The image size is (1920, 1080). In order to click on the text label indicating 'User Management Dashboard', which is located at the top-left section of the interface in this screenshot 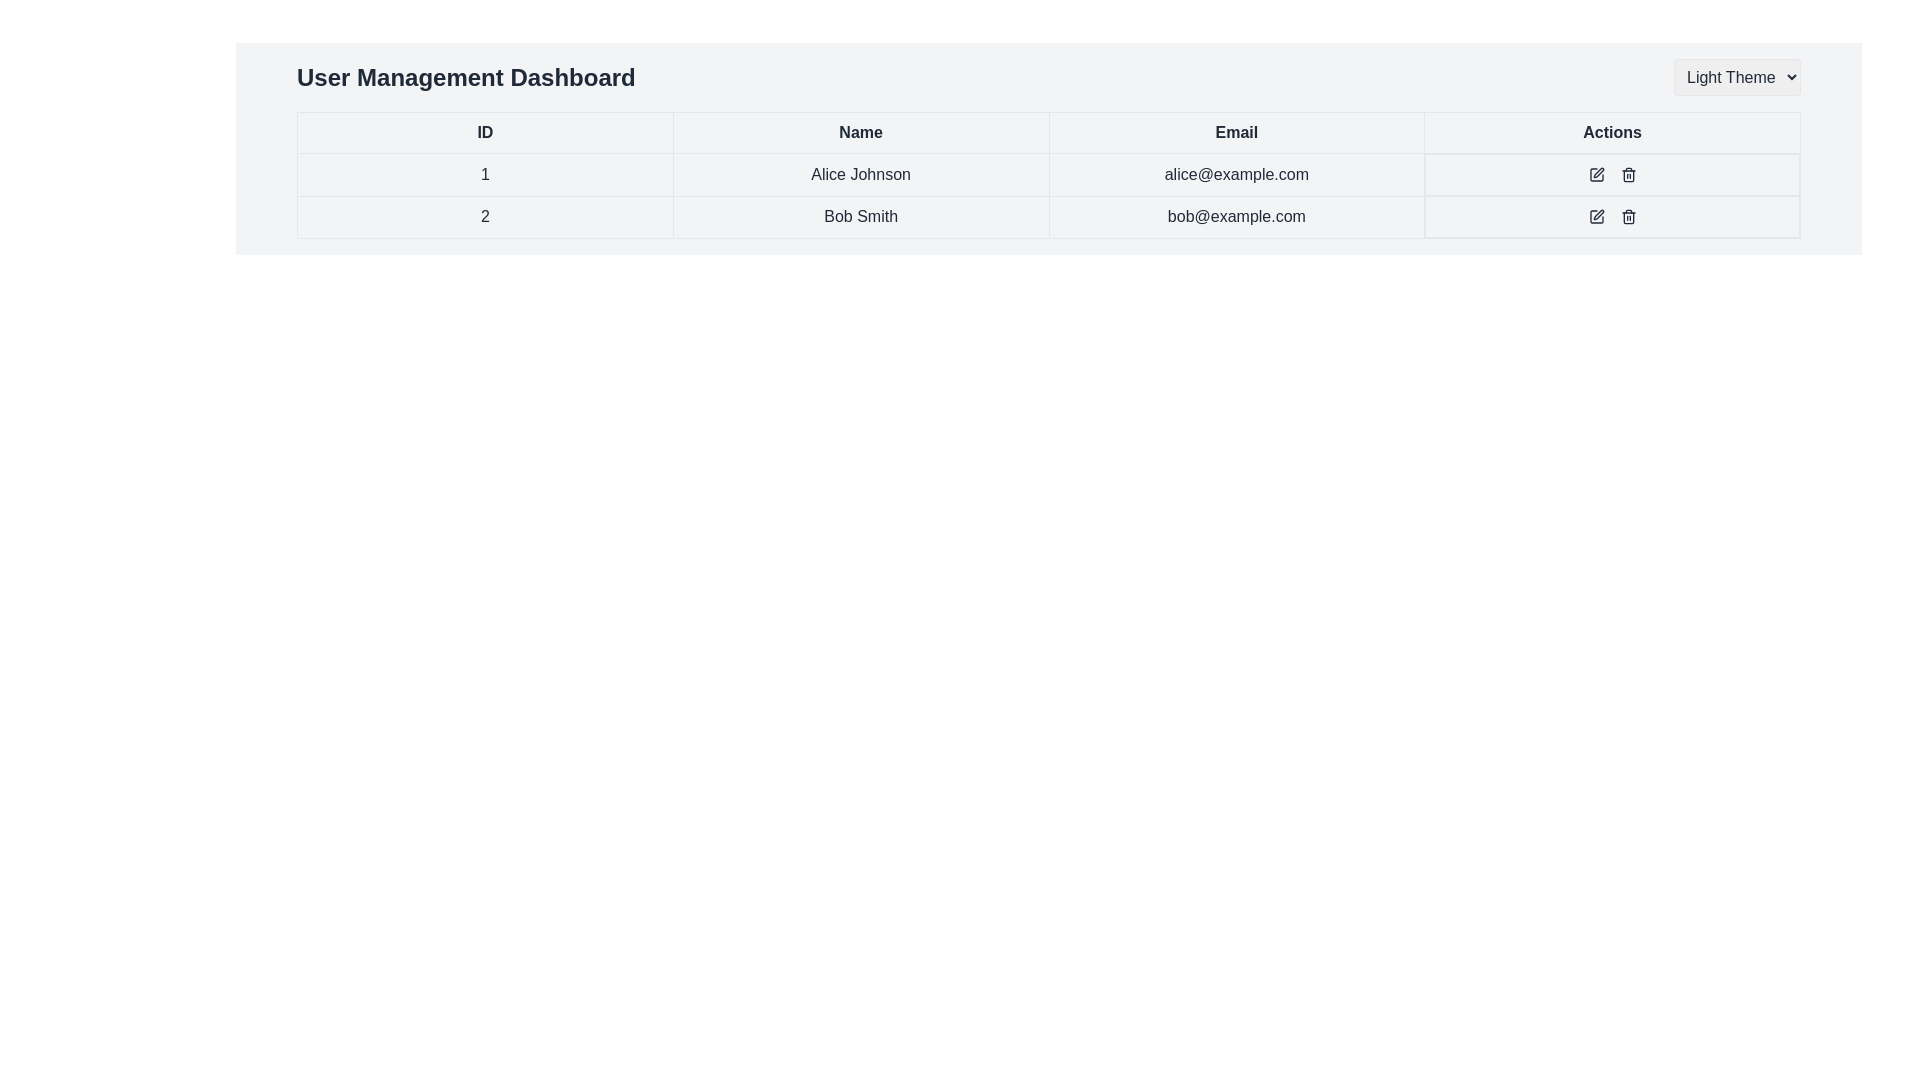, I will do `click(465, 76)`.